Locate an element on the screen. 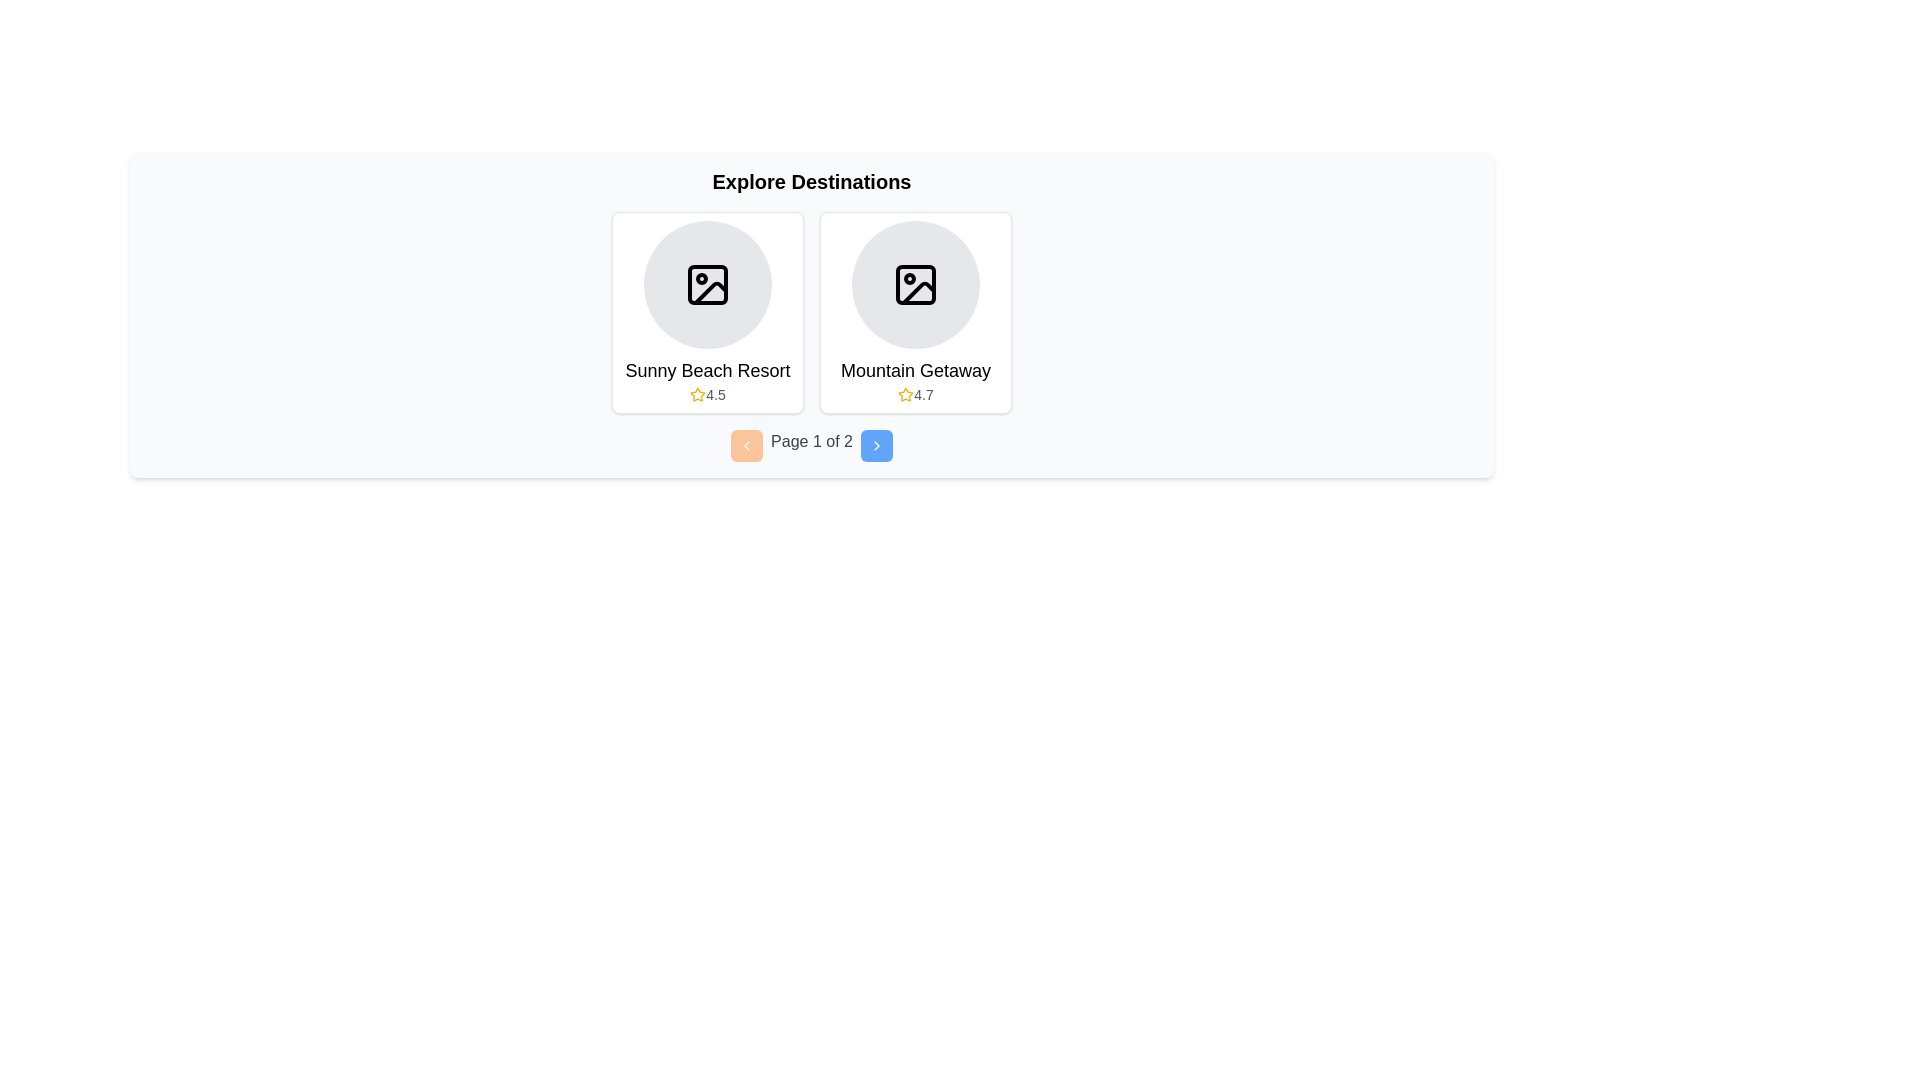 Image resolution: width=1920 pixels, height=1080 pixels. the yellow star icon with a hollow center, which is part of the rating indicator for 'Sunny Beach Resort', to see the rating display is located at coordinates (698, 394).